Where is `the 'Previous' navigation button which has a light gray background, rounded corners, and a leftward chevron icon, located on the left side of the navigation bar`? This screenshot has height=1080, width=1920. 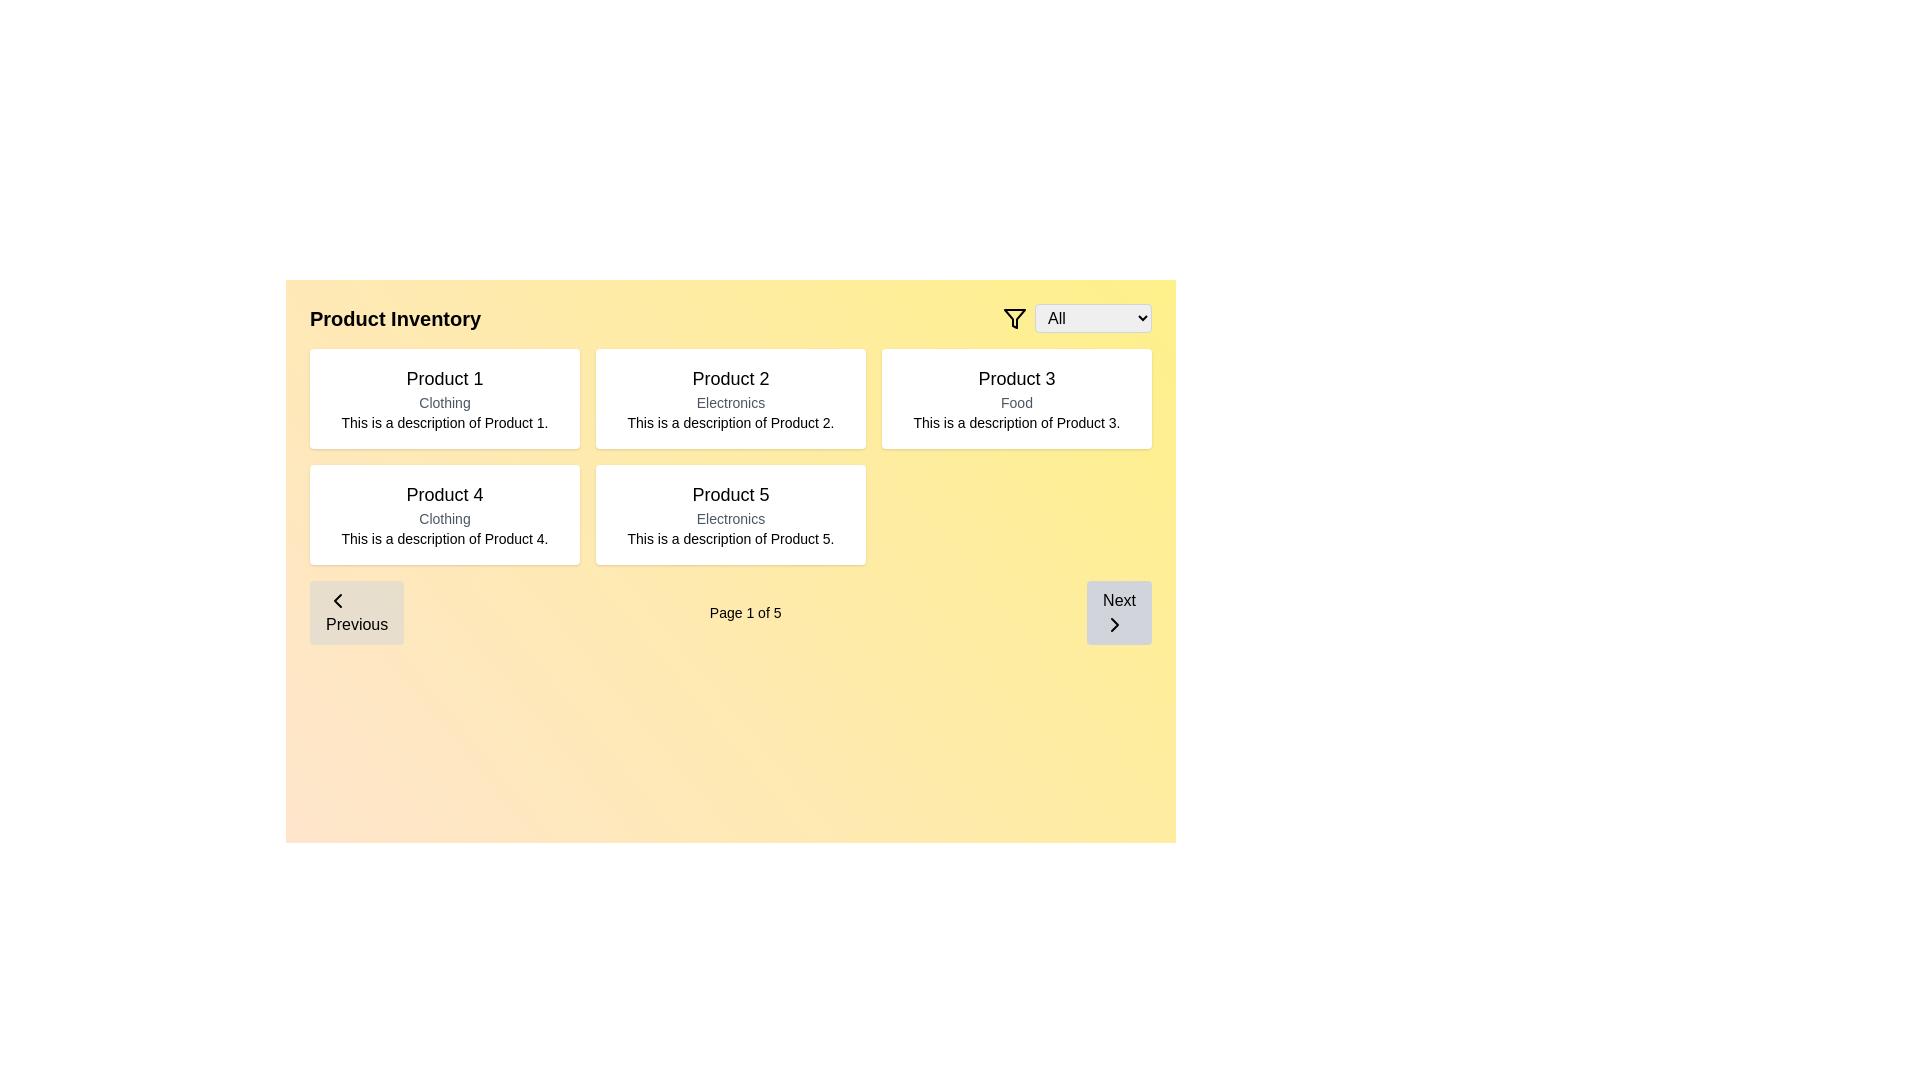
the 'Previous' navigation button which has a light gray background, rounded corners, and a leftward chevron icon, located on the left side of the navigation bar is located at coordinates (357, 612).